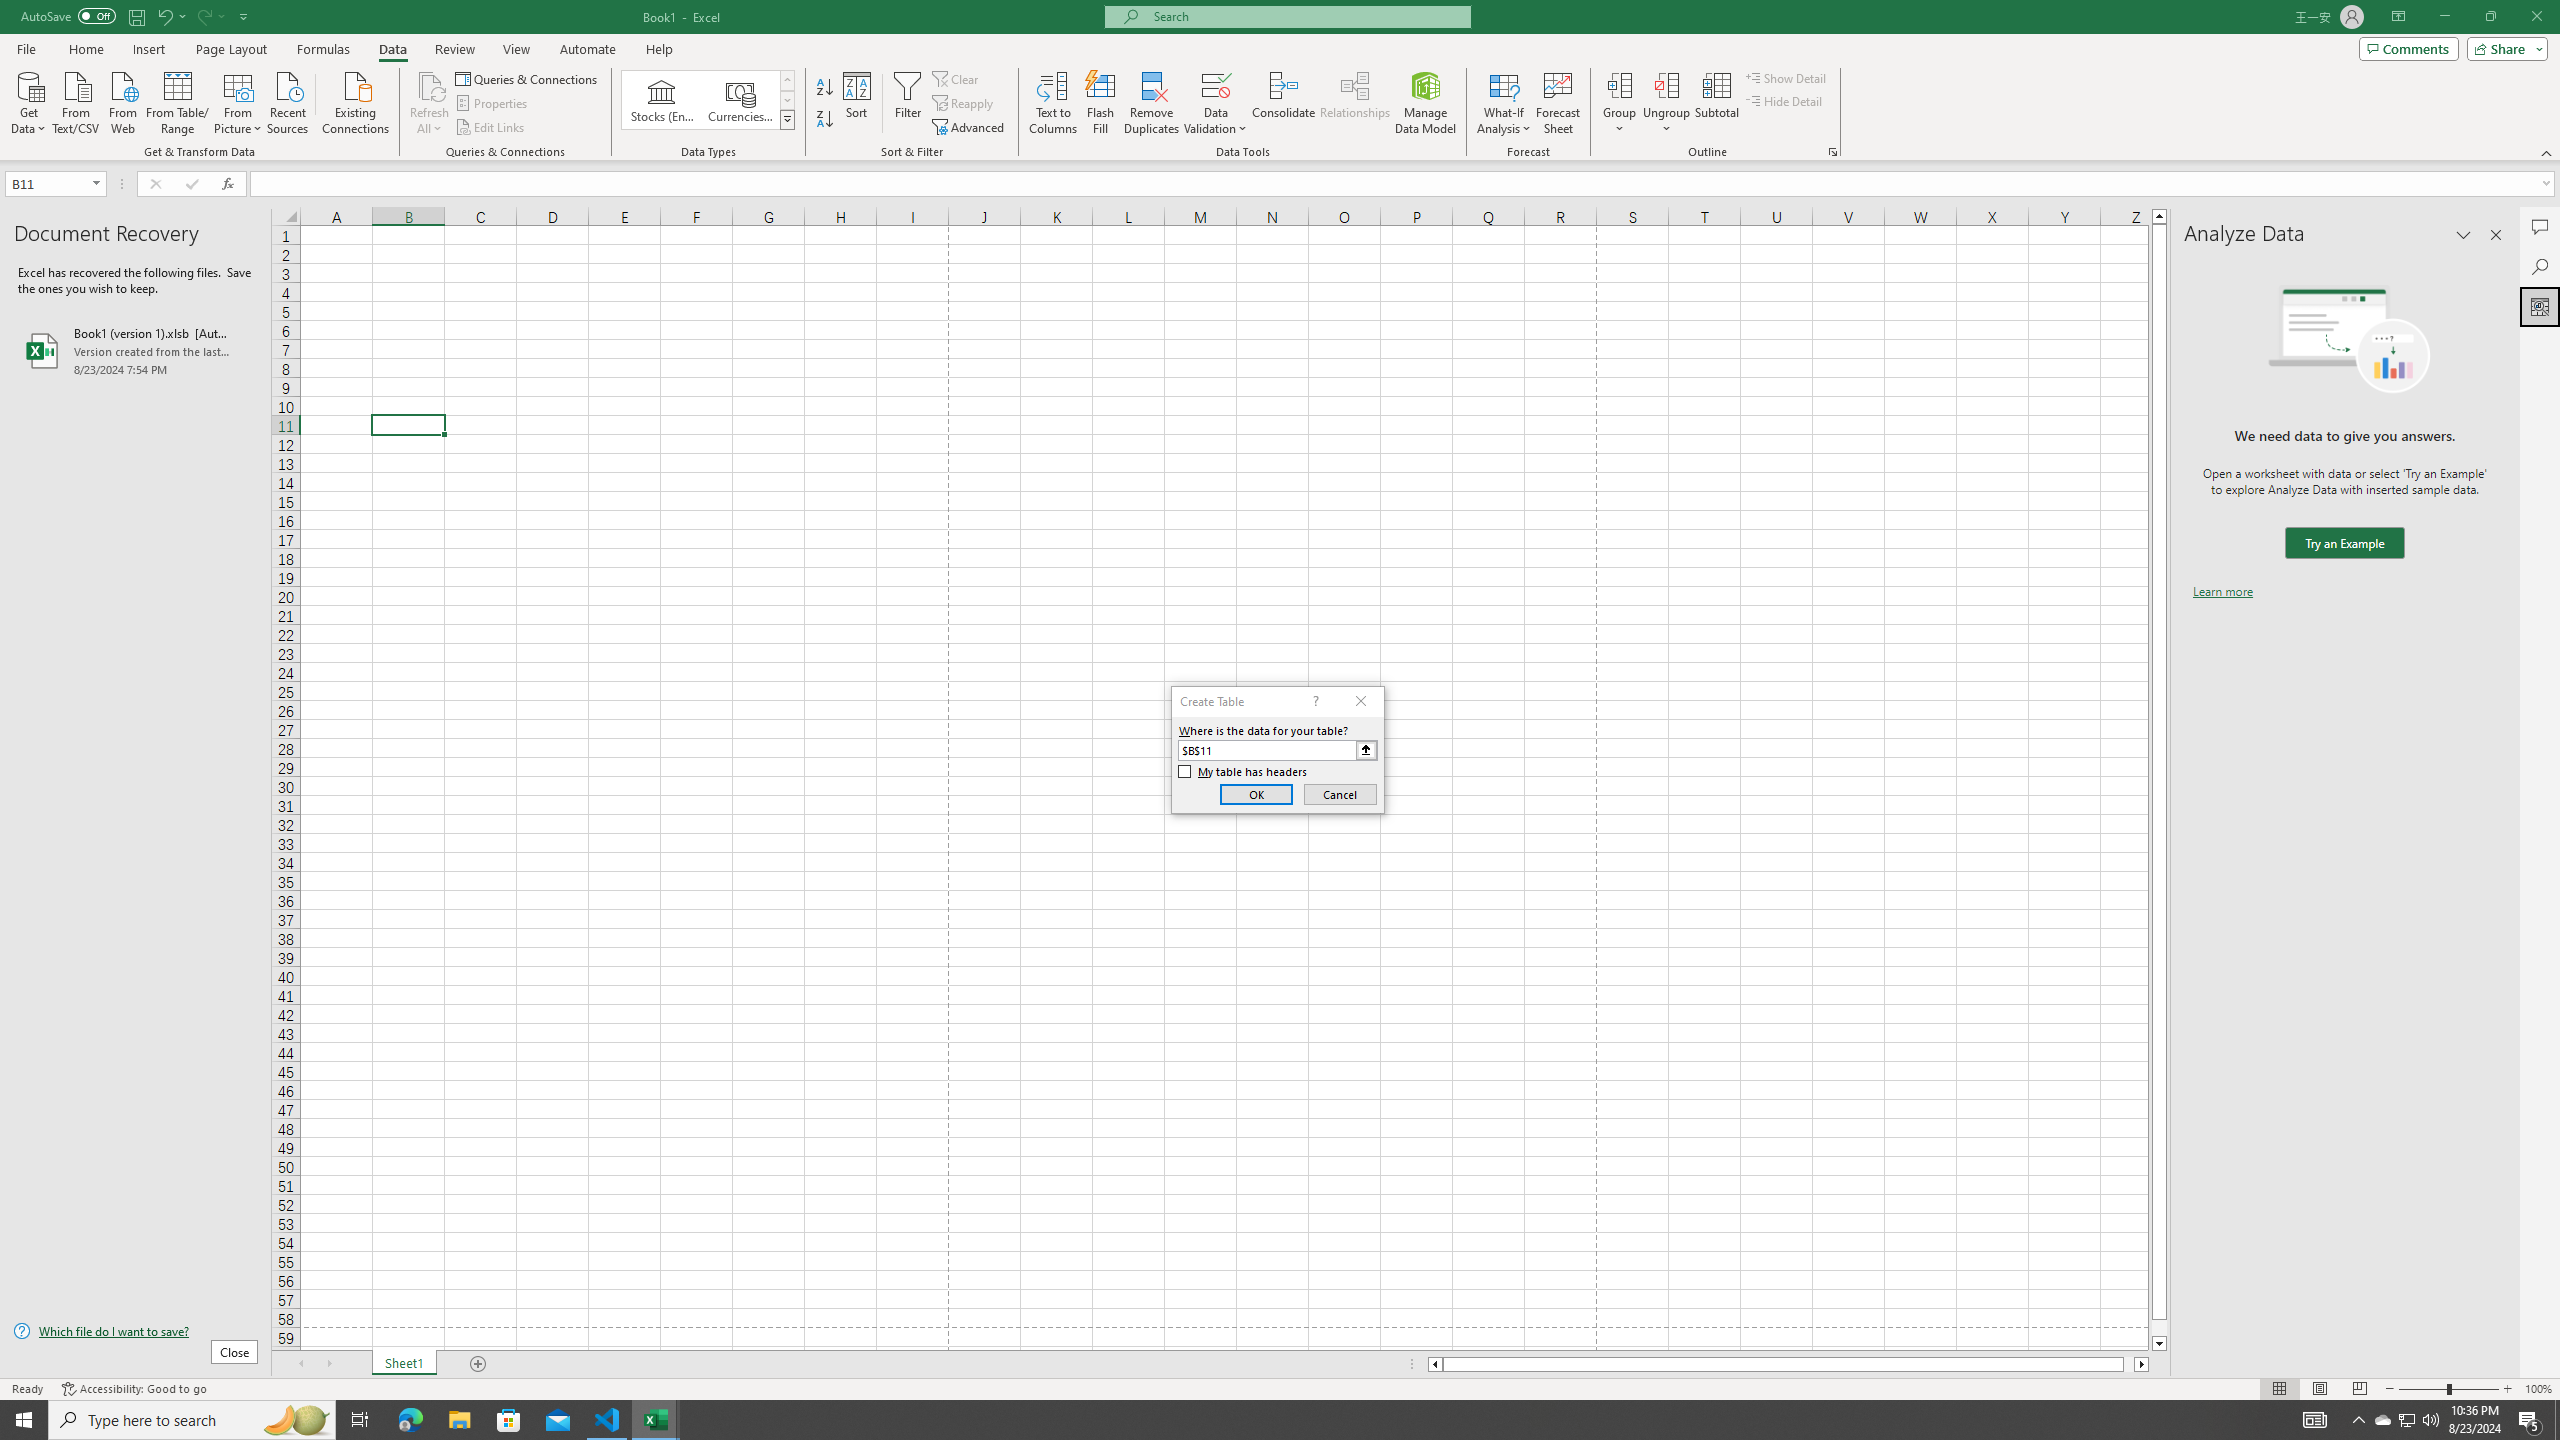 This screenshot has width=2560, height=1440. What do you see at coordinates (824, 87) in the screenshot?
I see `'Sort A to Z'` at bounding box center [824, 87].